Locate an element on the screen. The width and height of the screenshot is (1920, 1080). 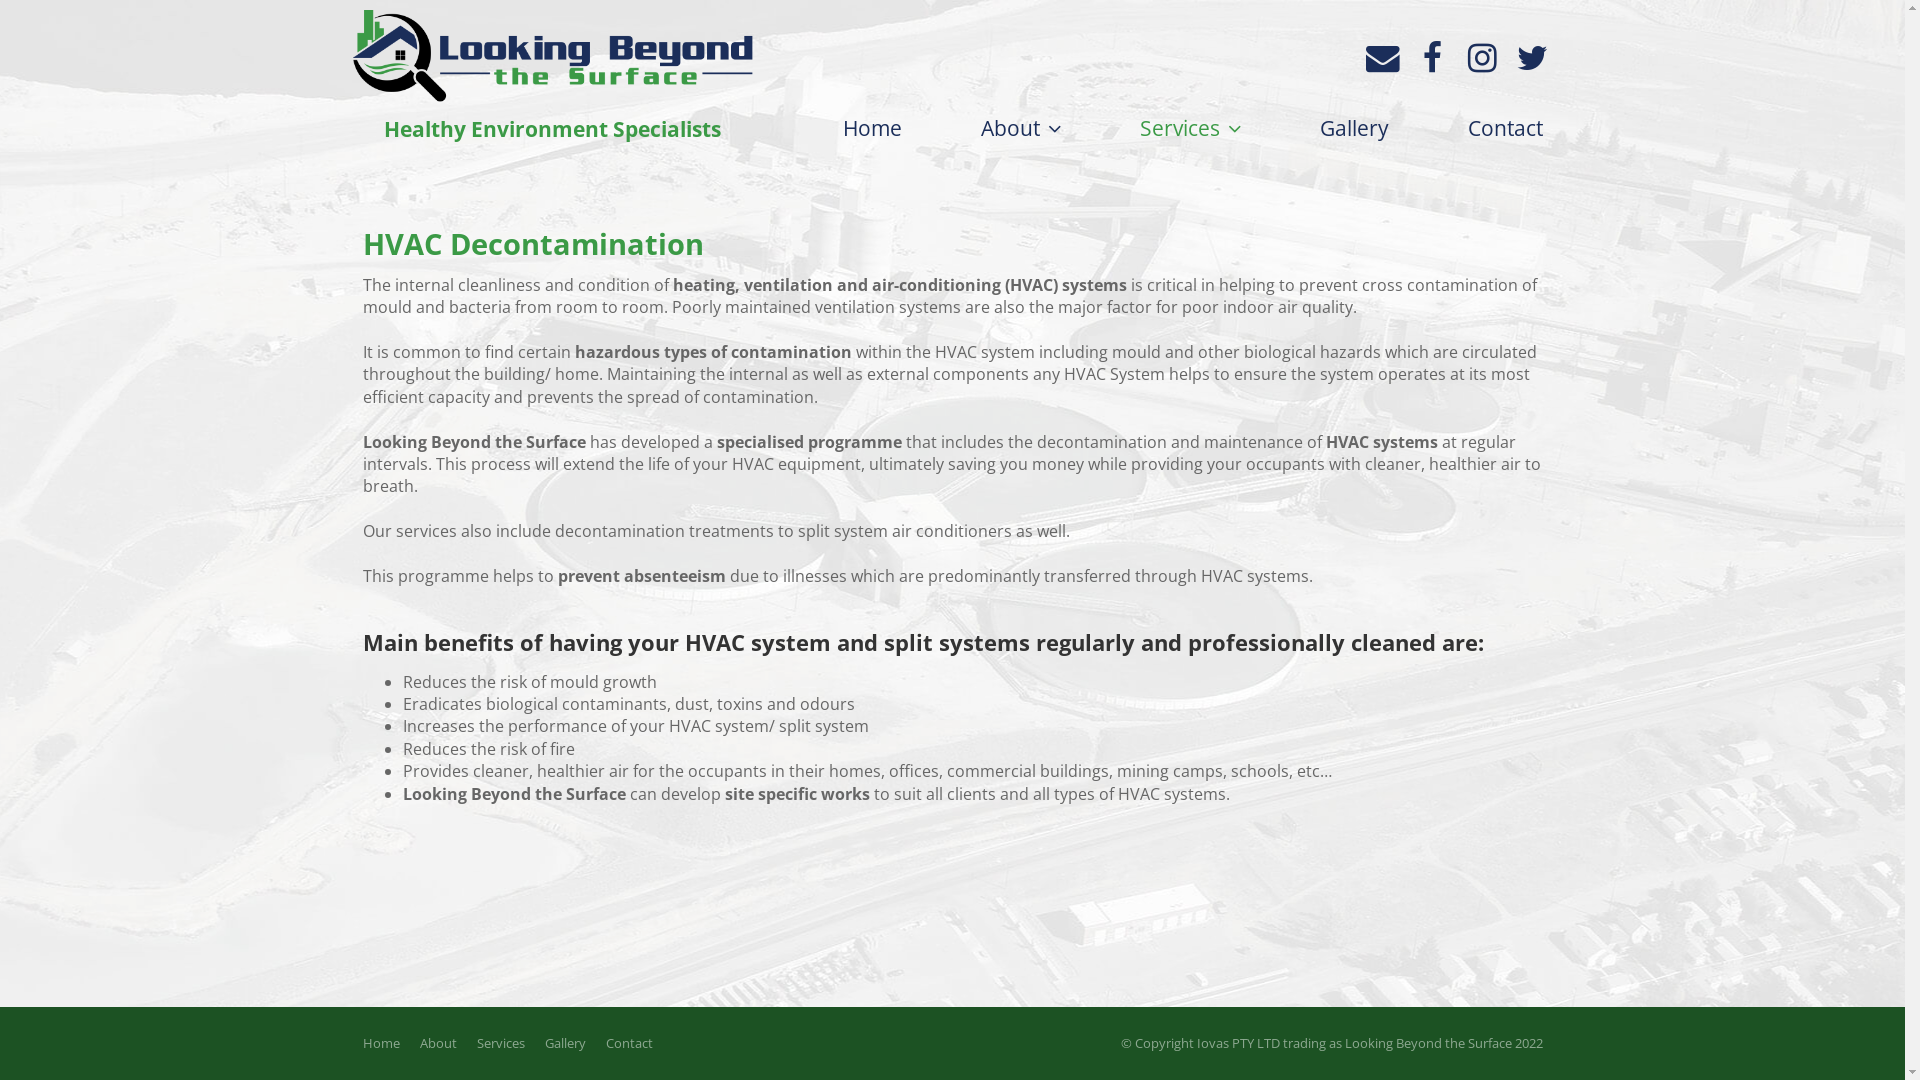
'Services' is located at coordinates (499, 1041).